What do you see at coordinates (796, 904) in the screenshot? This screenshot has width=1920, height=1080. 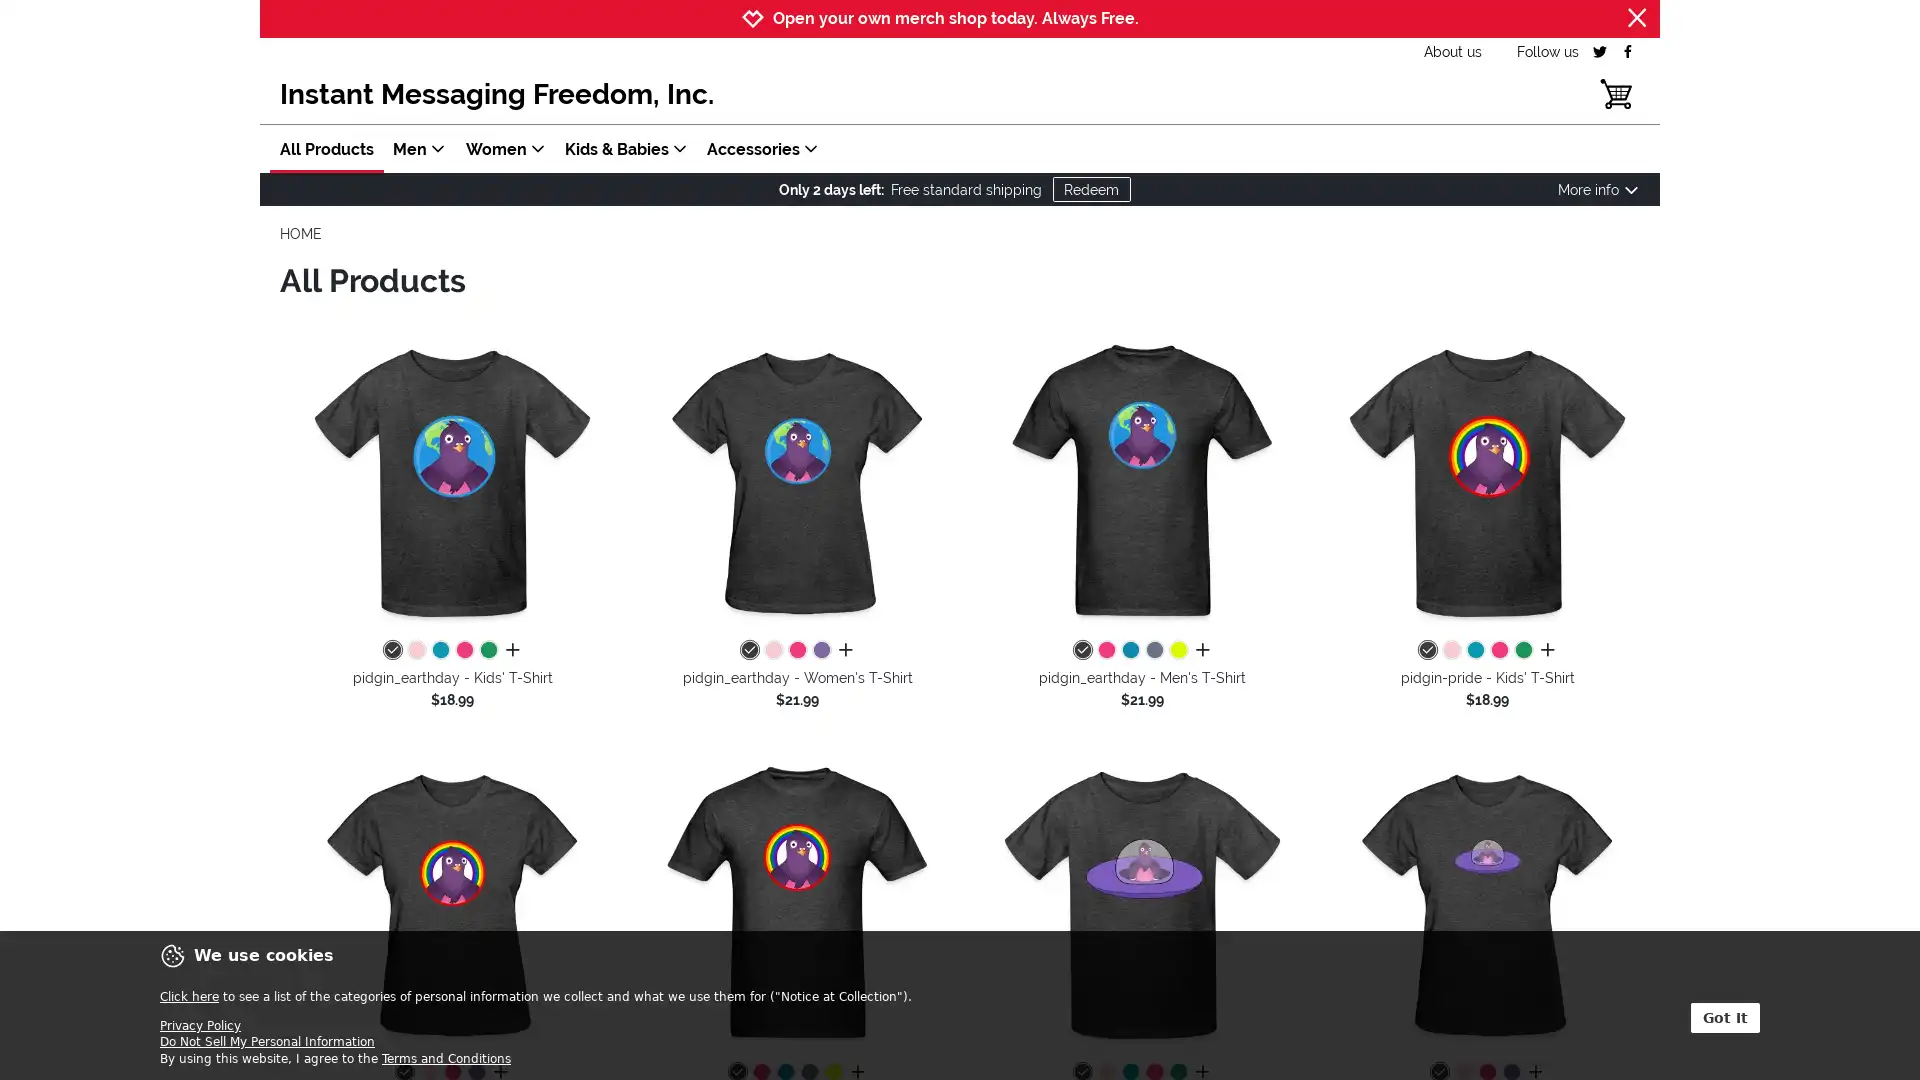 I see `pidgin-pride - Men's T-Shirt` at bounding box center [796, 904].